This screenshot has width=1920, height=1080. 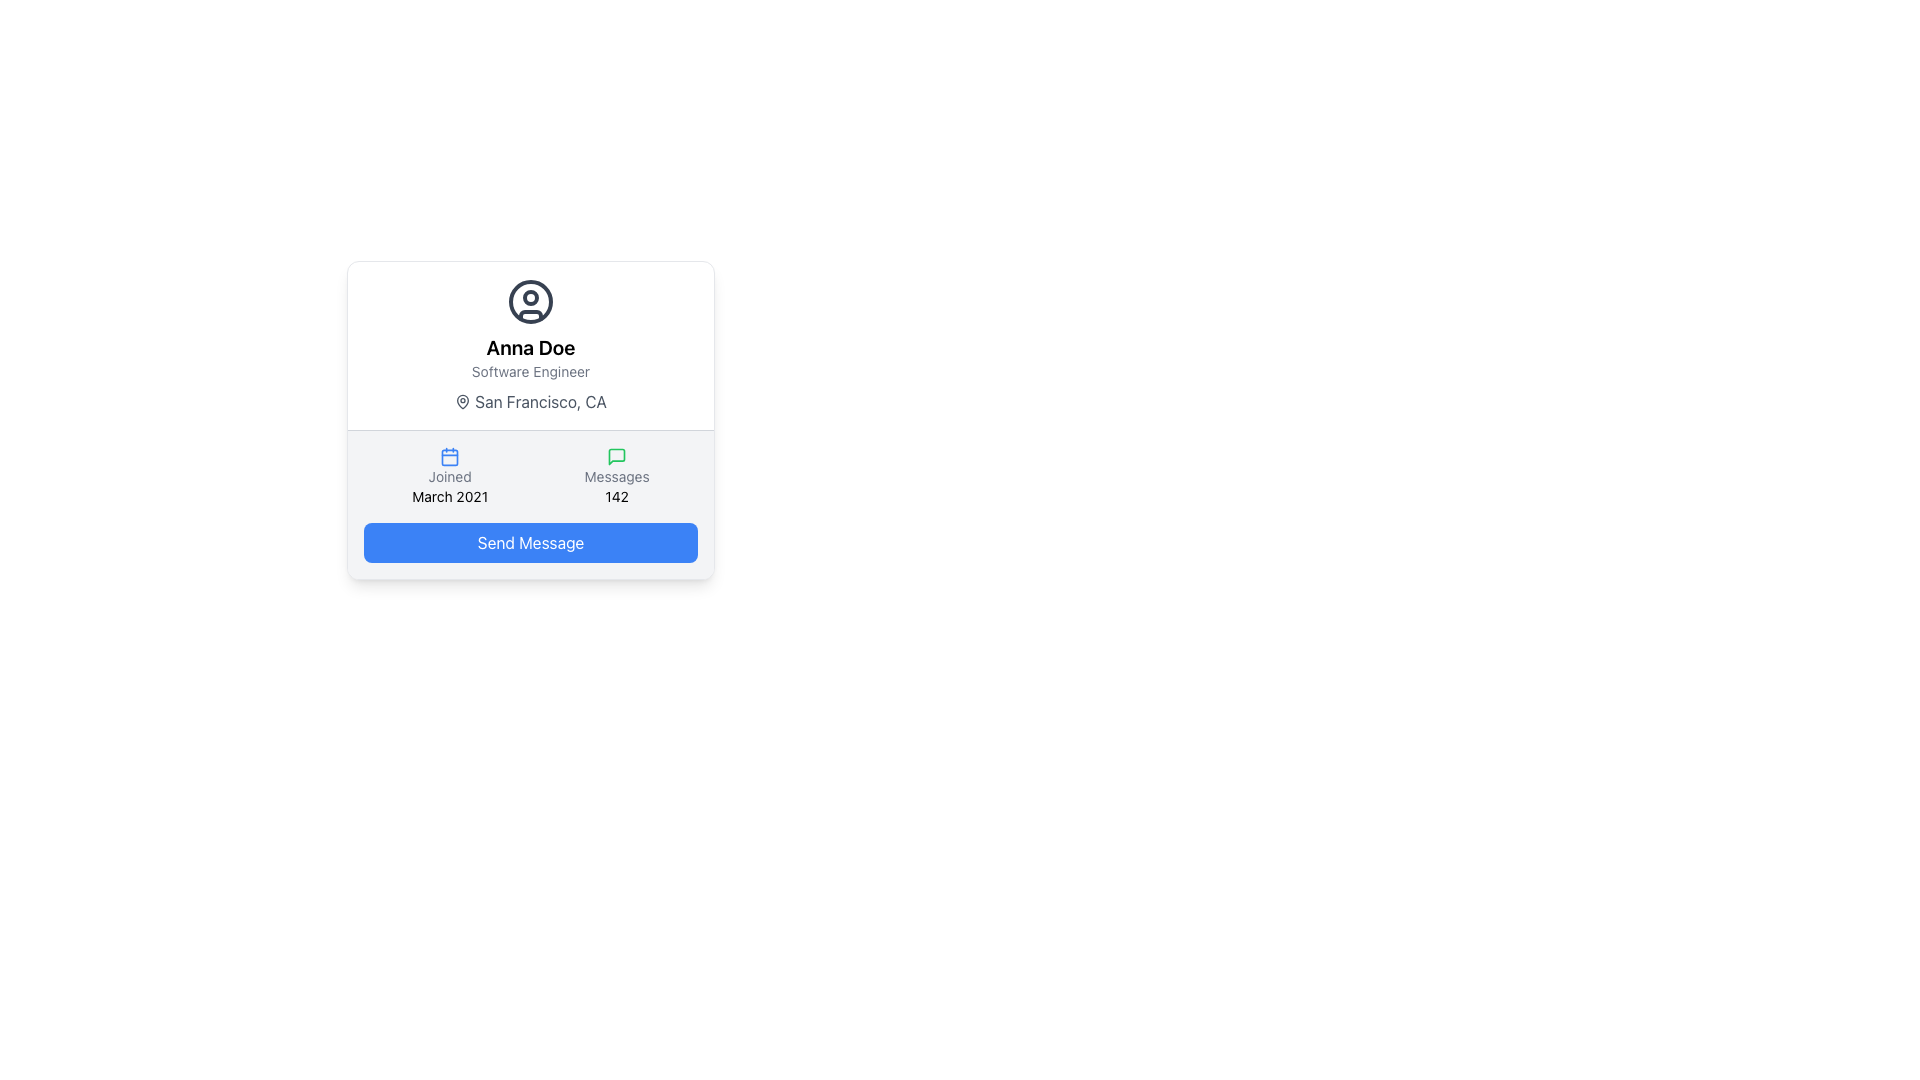 What do you see at coordinates (449, 477) in the screenshot?
I see `the text label displaying 'Joined' located above the date 'March 2021' and adjacent to the calendar icon in the user information section of the card interface` at bounding box center [449, 477].